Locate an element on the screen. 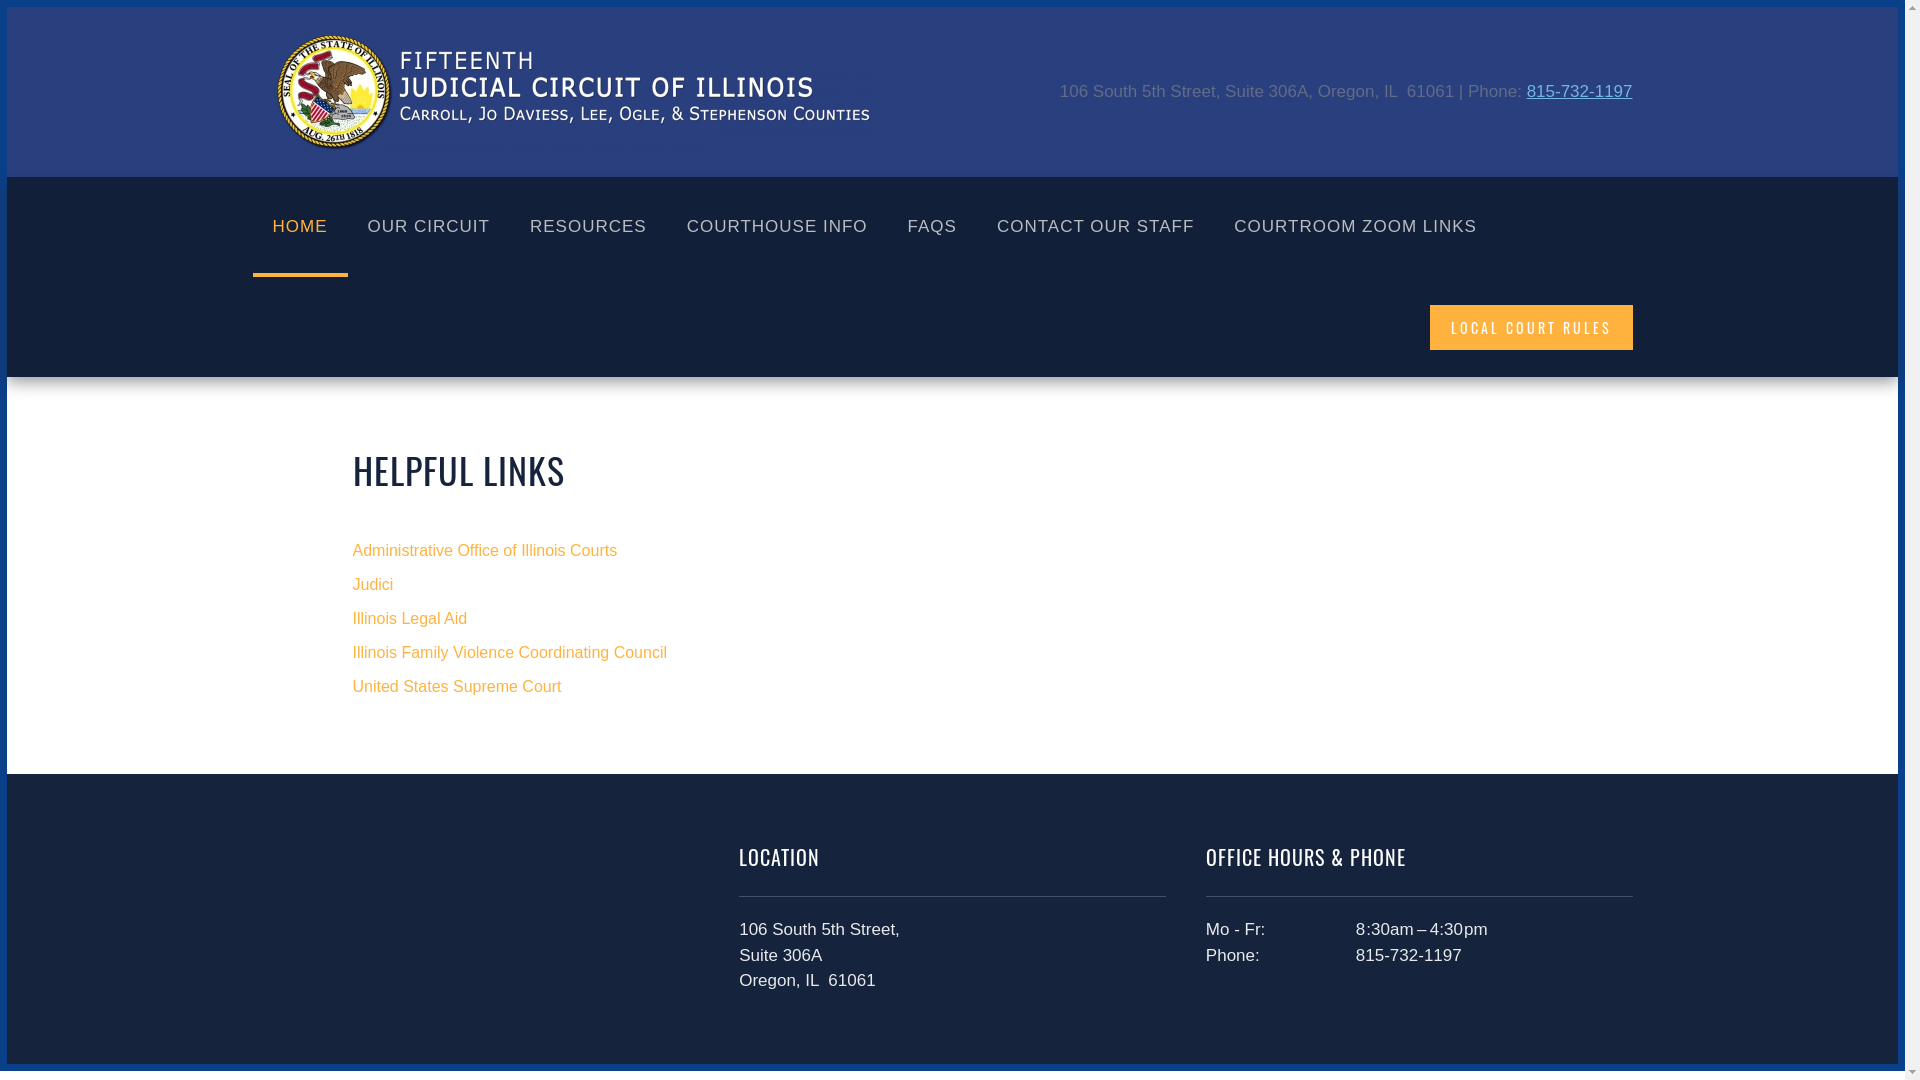 The image size is (1920, 1080). 'COURTHOUSE INFO' is located at coordinates (776, 226).